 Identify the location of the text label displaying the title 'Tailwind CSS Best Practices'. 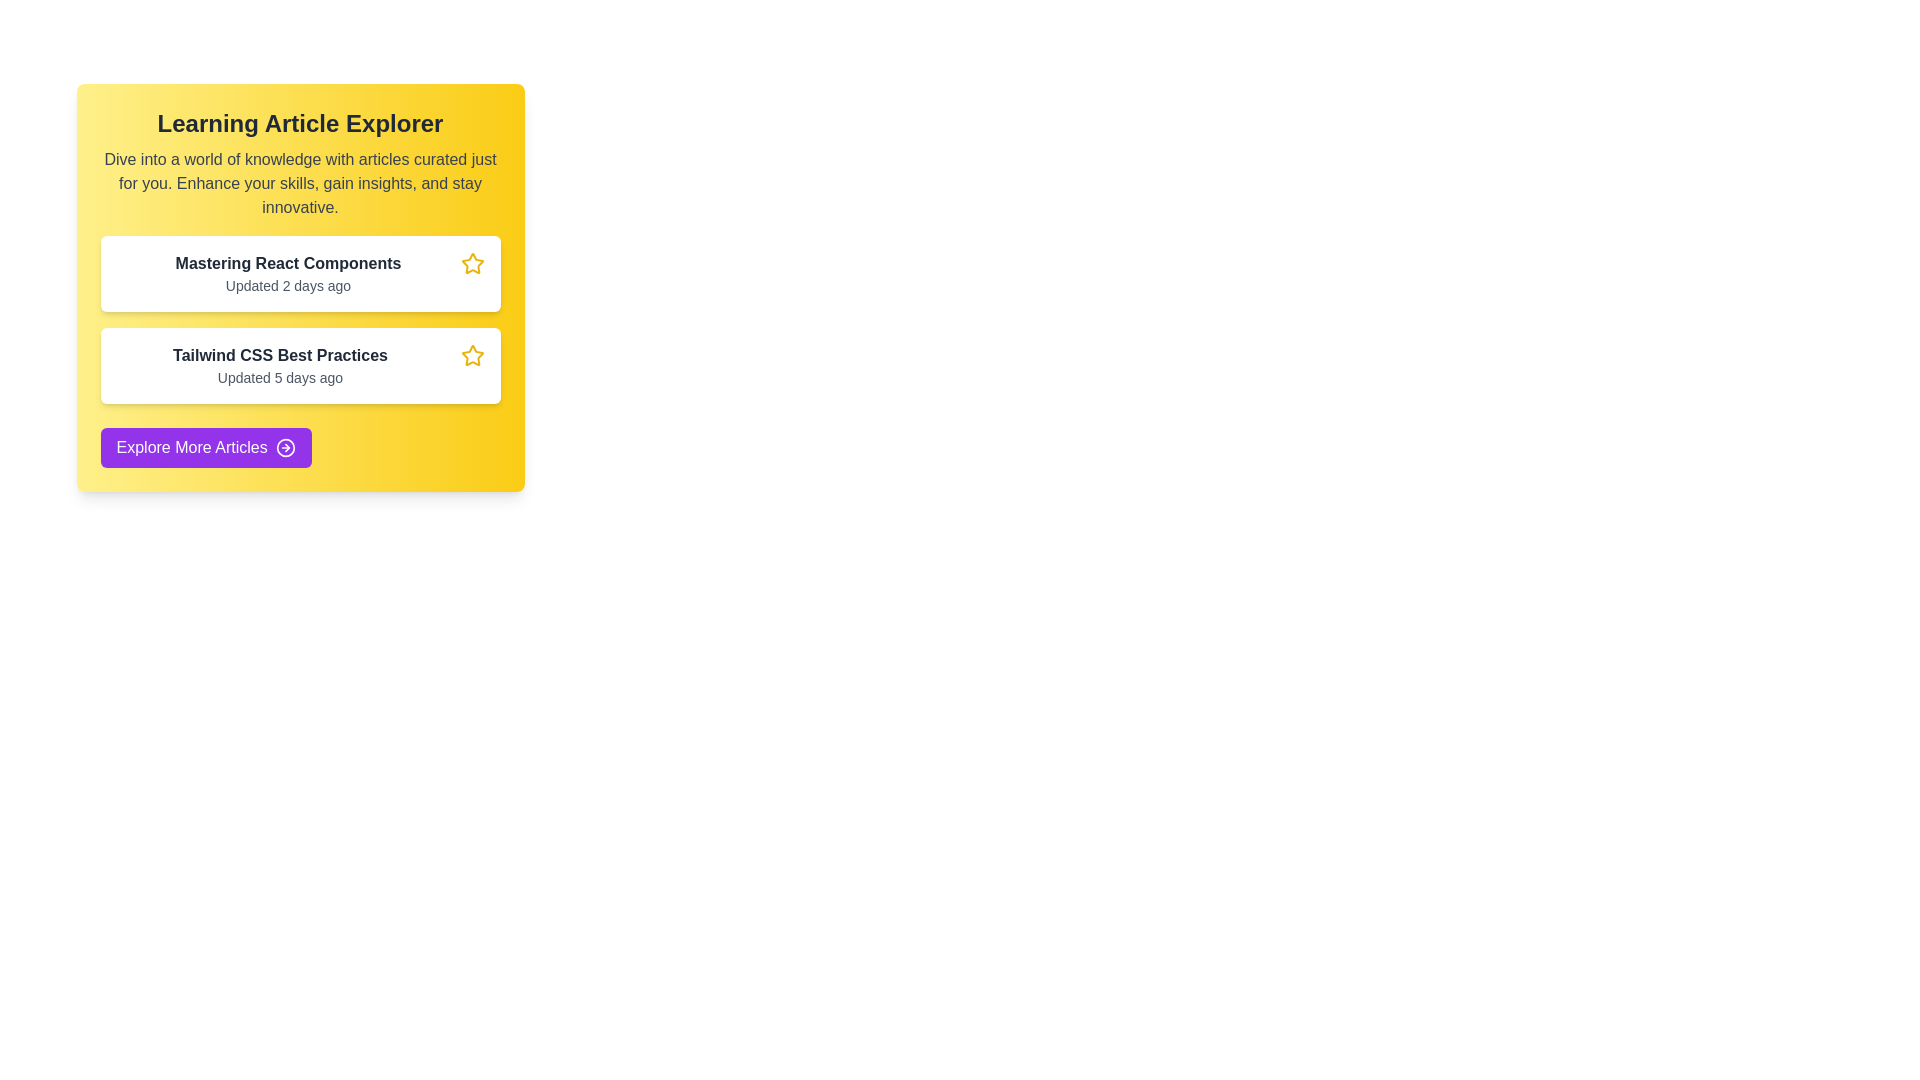
(279, 354).